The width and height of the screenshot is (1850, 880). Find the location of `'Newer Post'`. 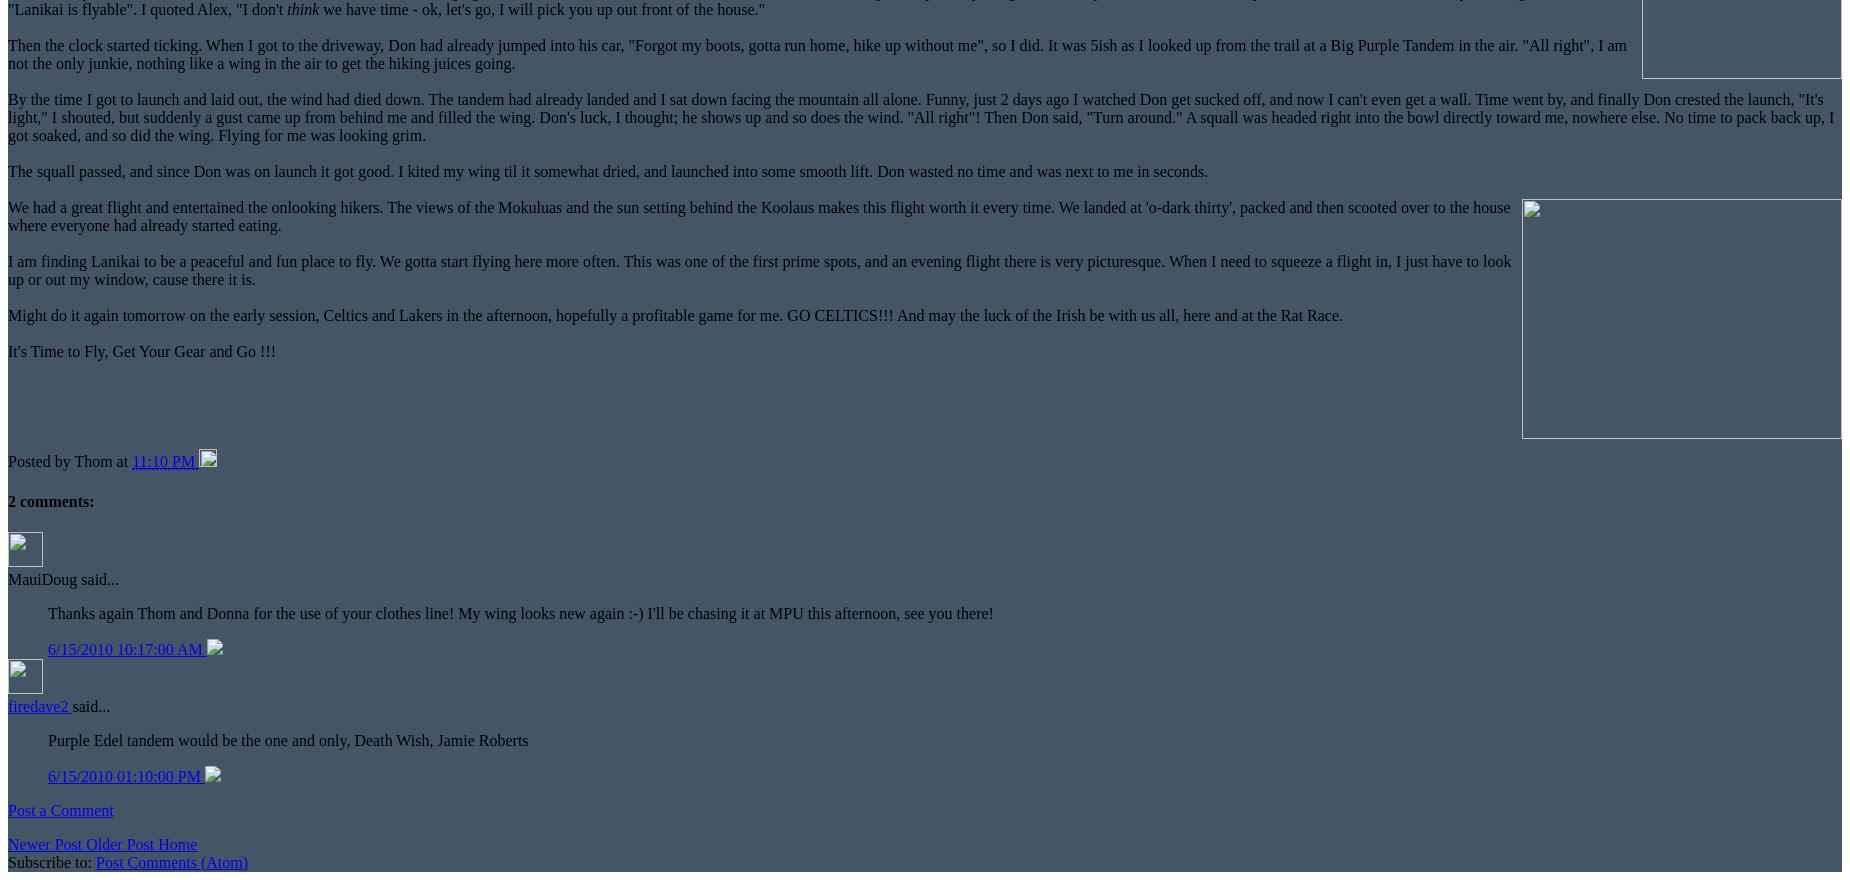

'Newer Post' is located at coordinates (45, 842).